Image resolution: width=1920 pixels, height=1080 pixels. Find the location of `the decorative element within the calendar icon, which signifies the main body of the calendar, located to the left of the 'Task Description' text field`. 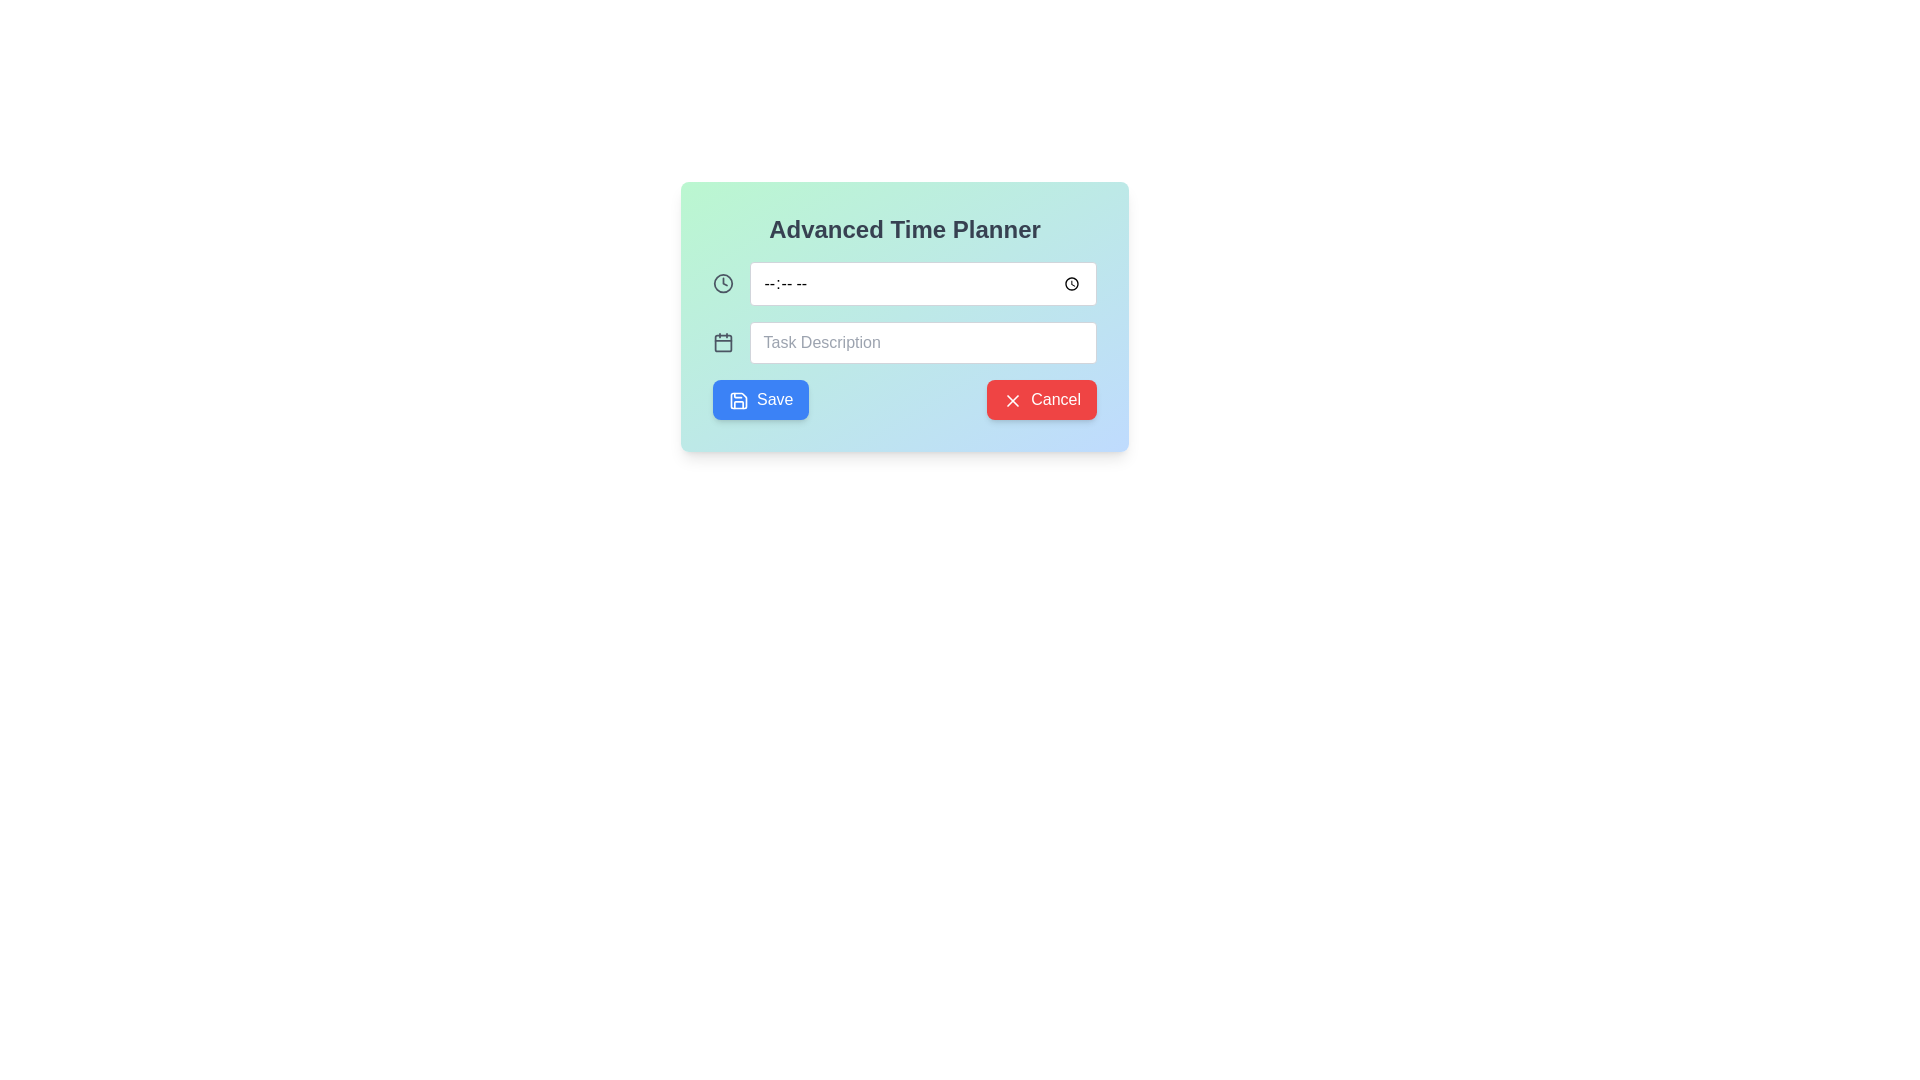

the decorative element within the calendar icon, which signifies the main body of the calendar, located to the left of the 'Task Description' text field is located at coordinates (722, 342).